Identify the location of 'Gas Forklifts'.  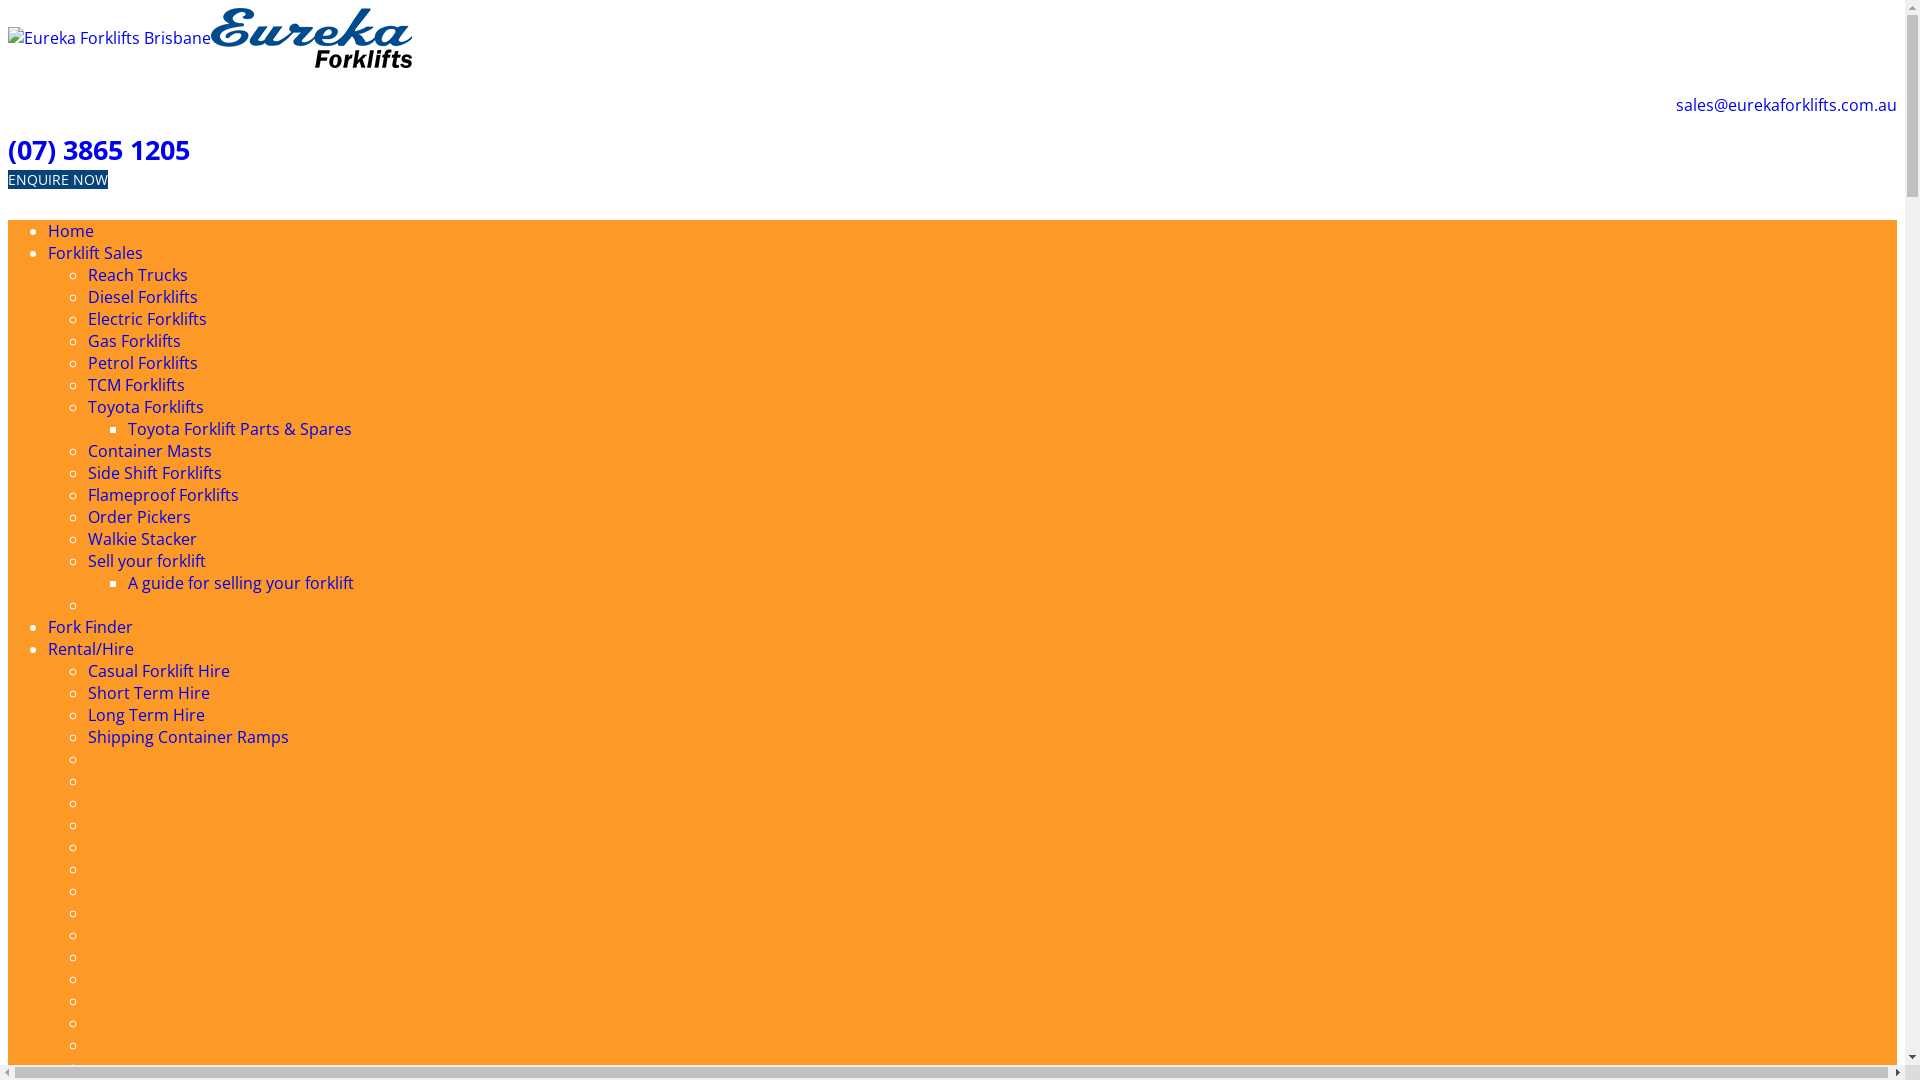
(86, 339).